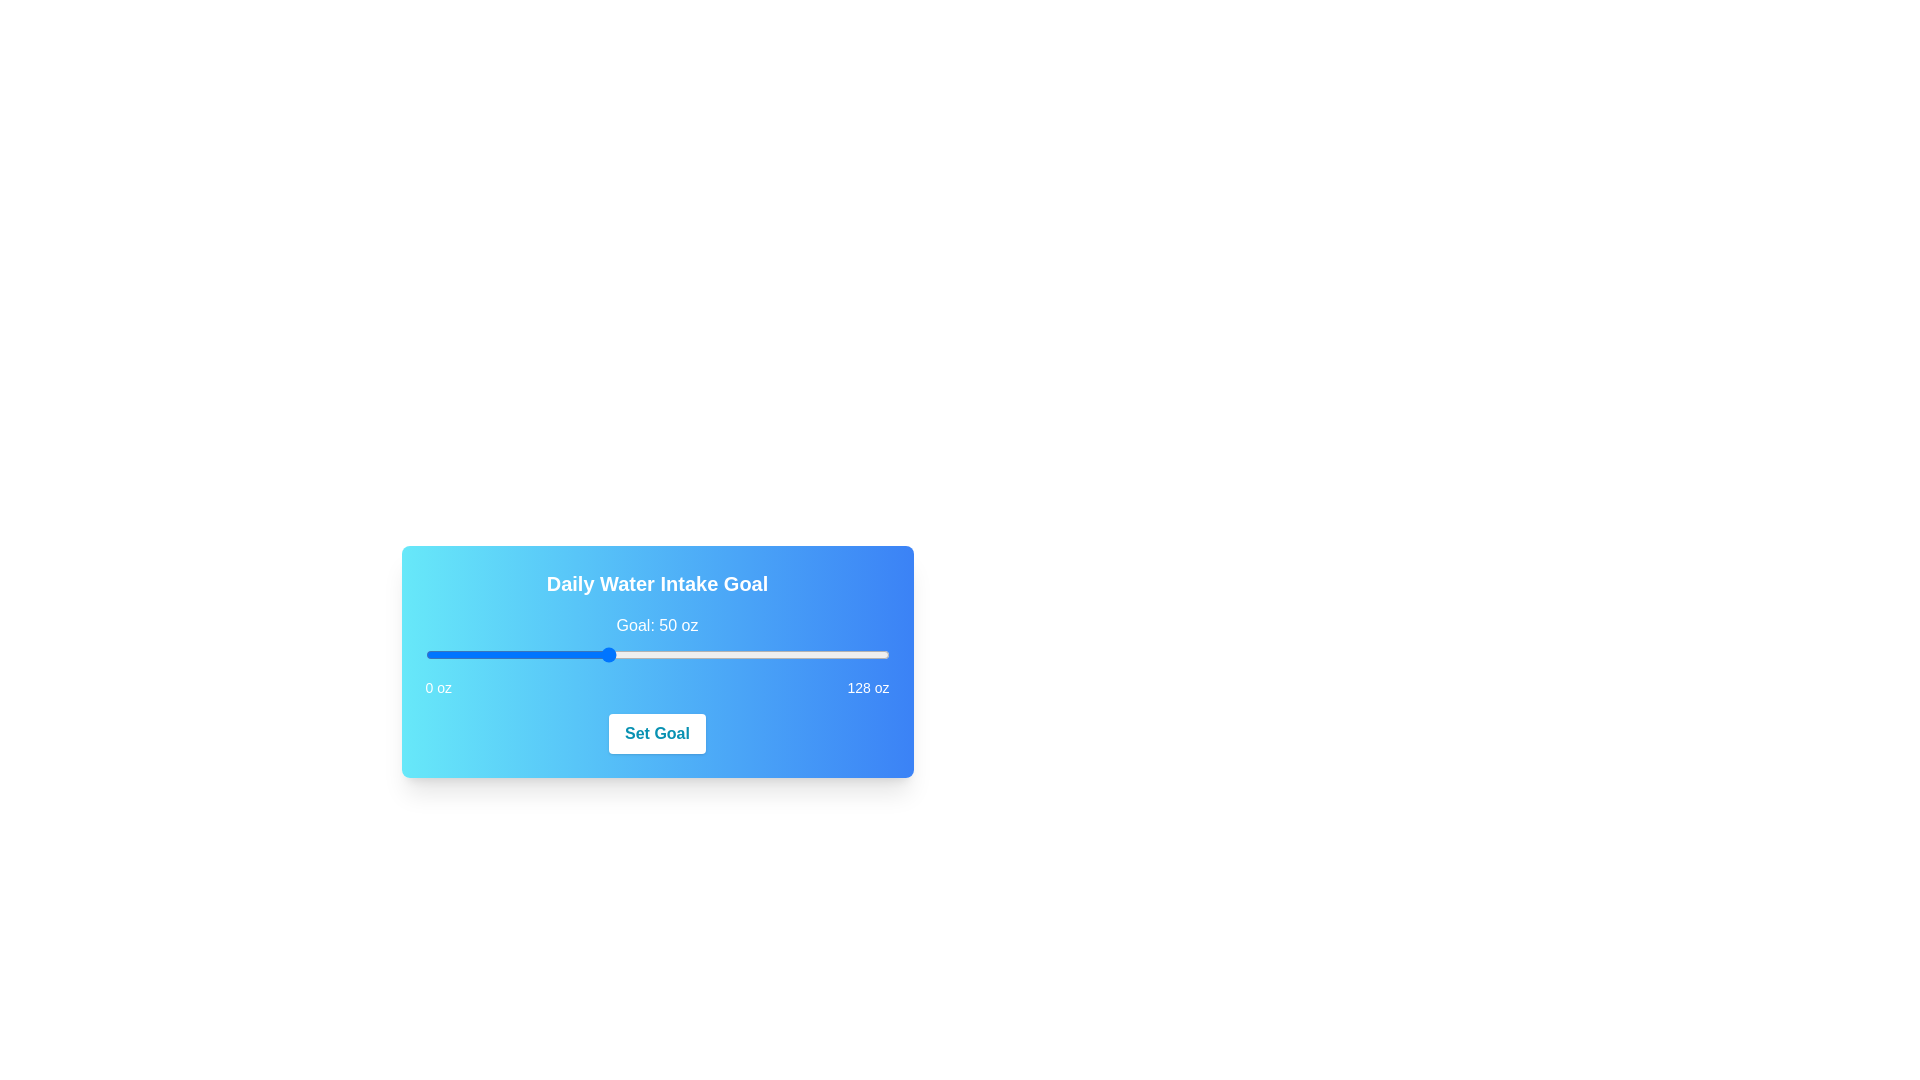  Describe the element at coordinates (884, 655) in the screenshot. I see `the slider to set the value to 127 oz` at that location.